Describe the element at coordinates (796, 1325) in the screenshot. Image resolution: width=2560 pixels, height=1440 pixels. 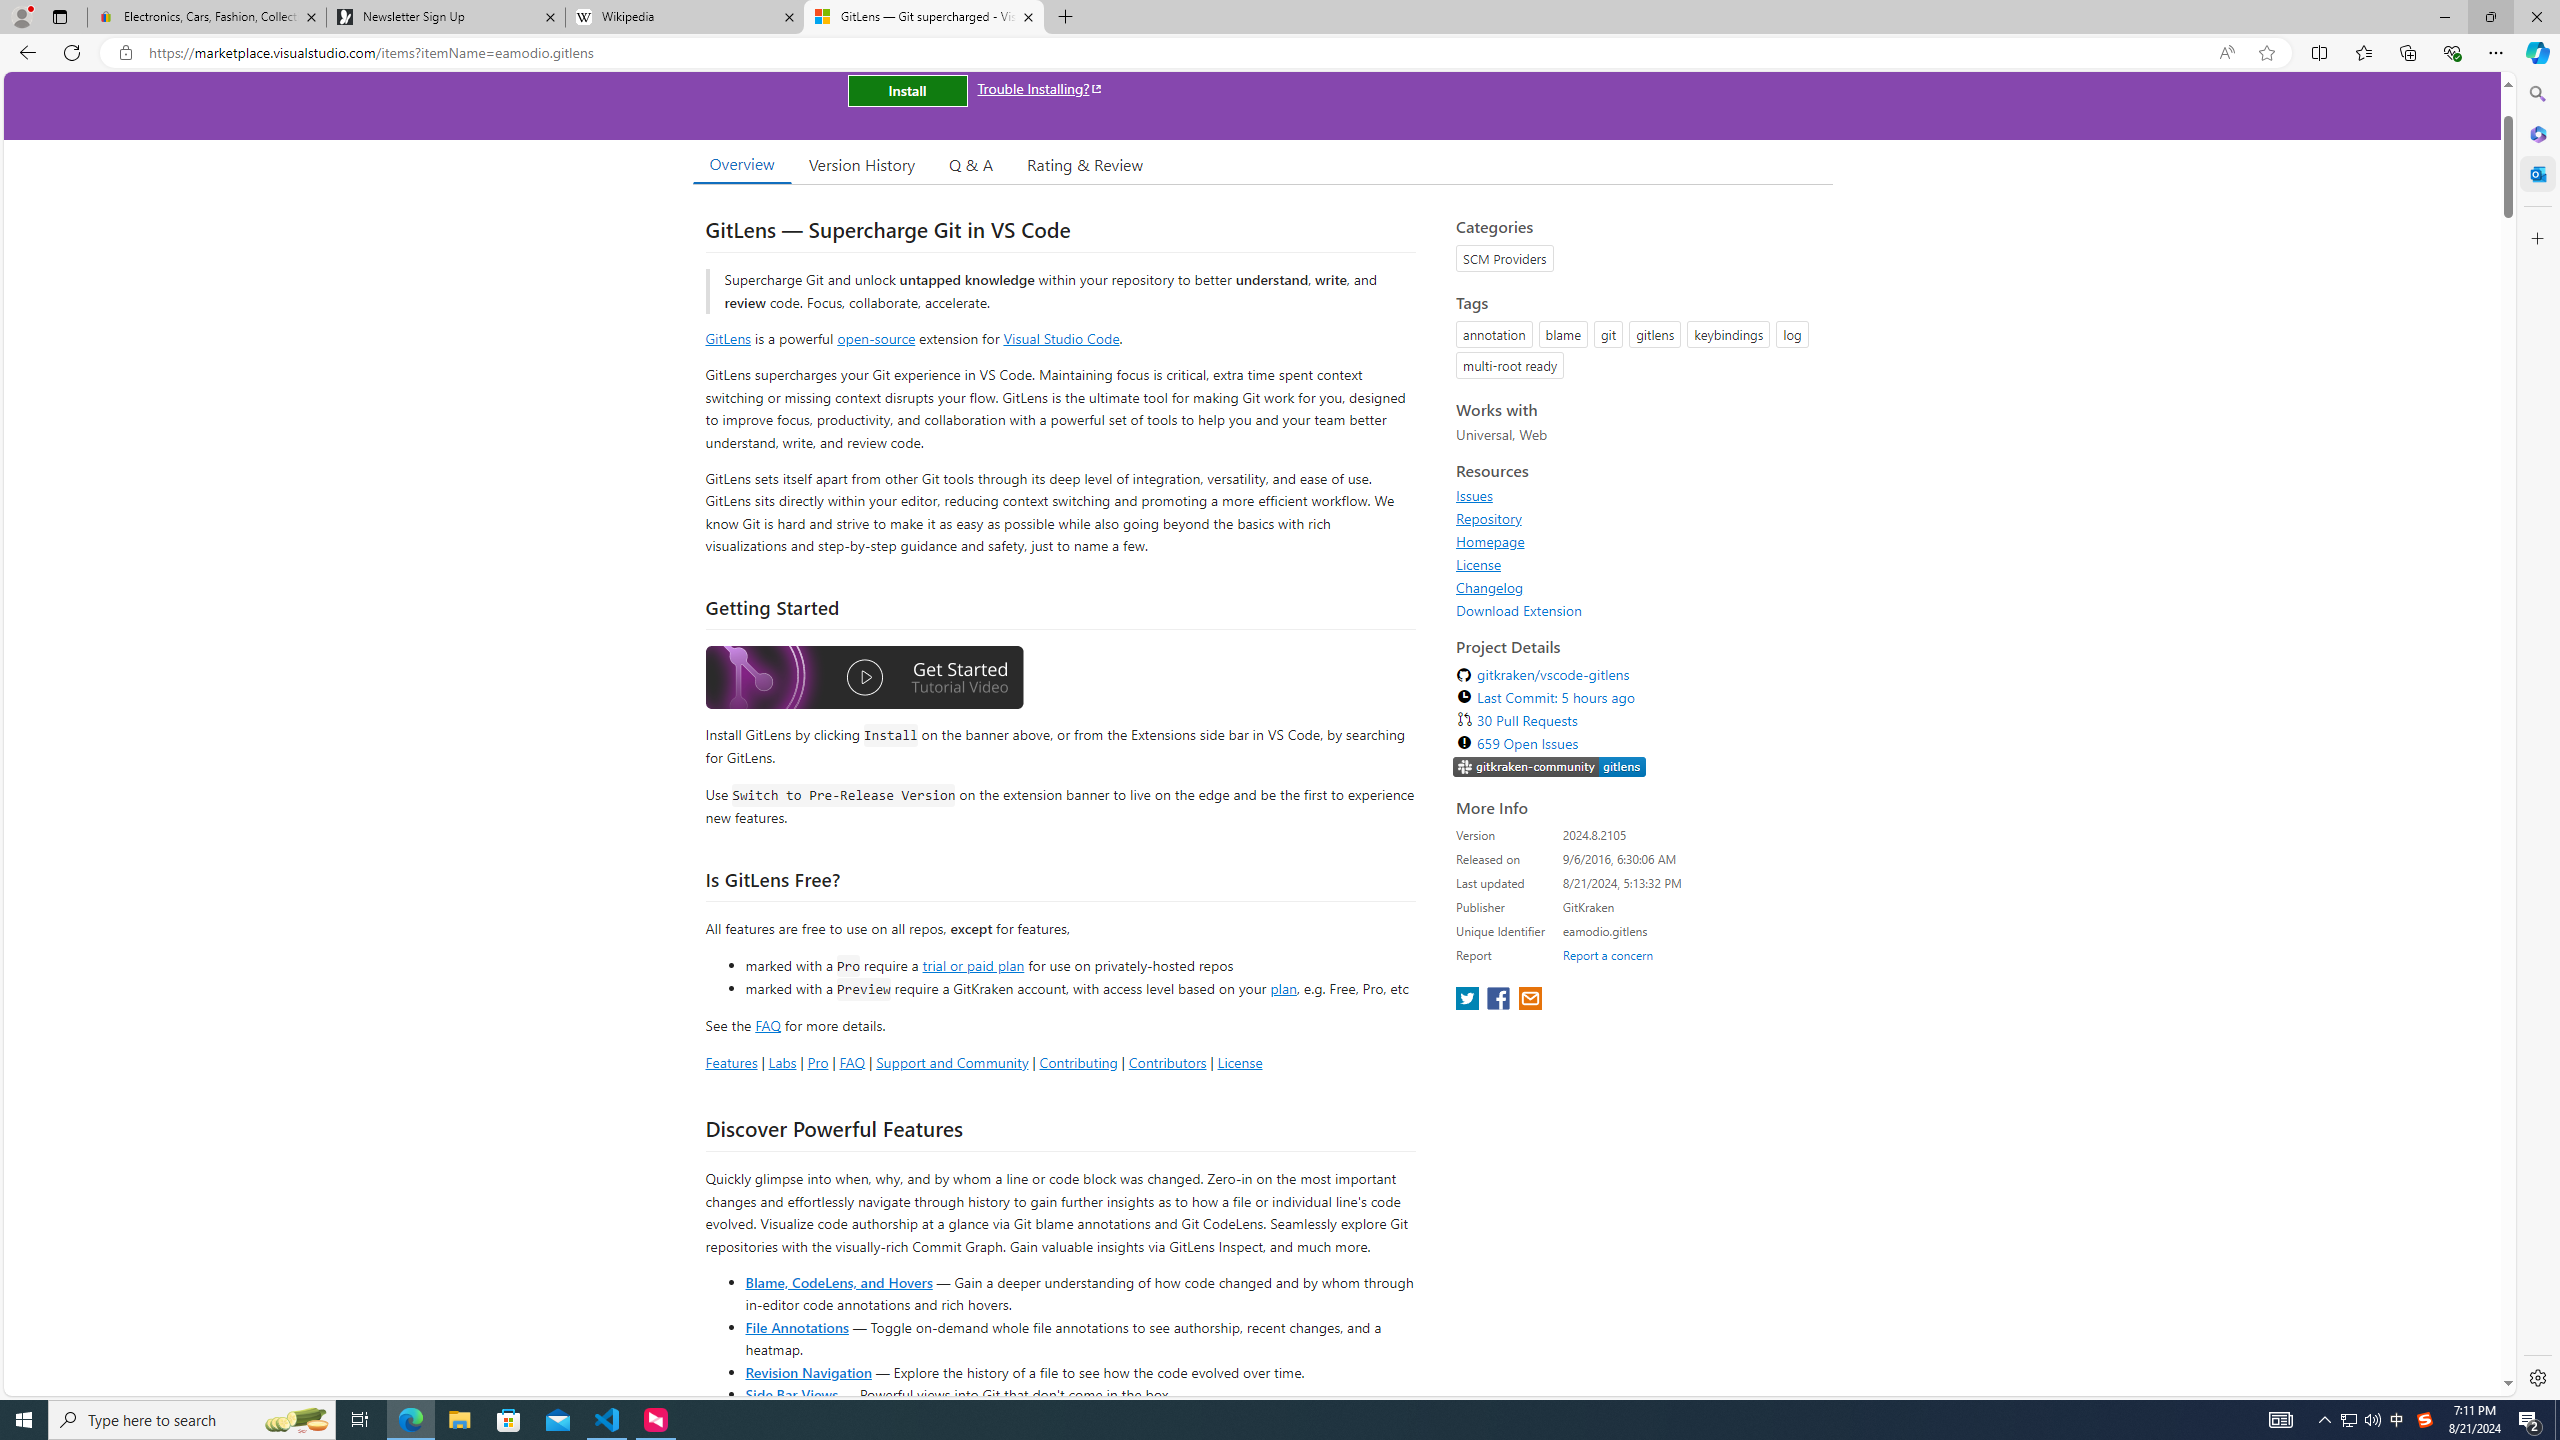
I see `'File Annotations'` at that location.